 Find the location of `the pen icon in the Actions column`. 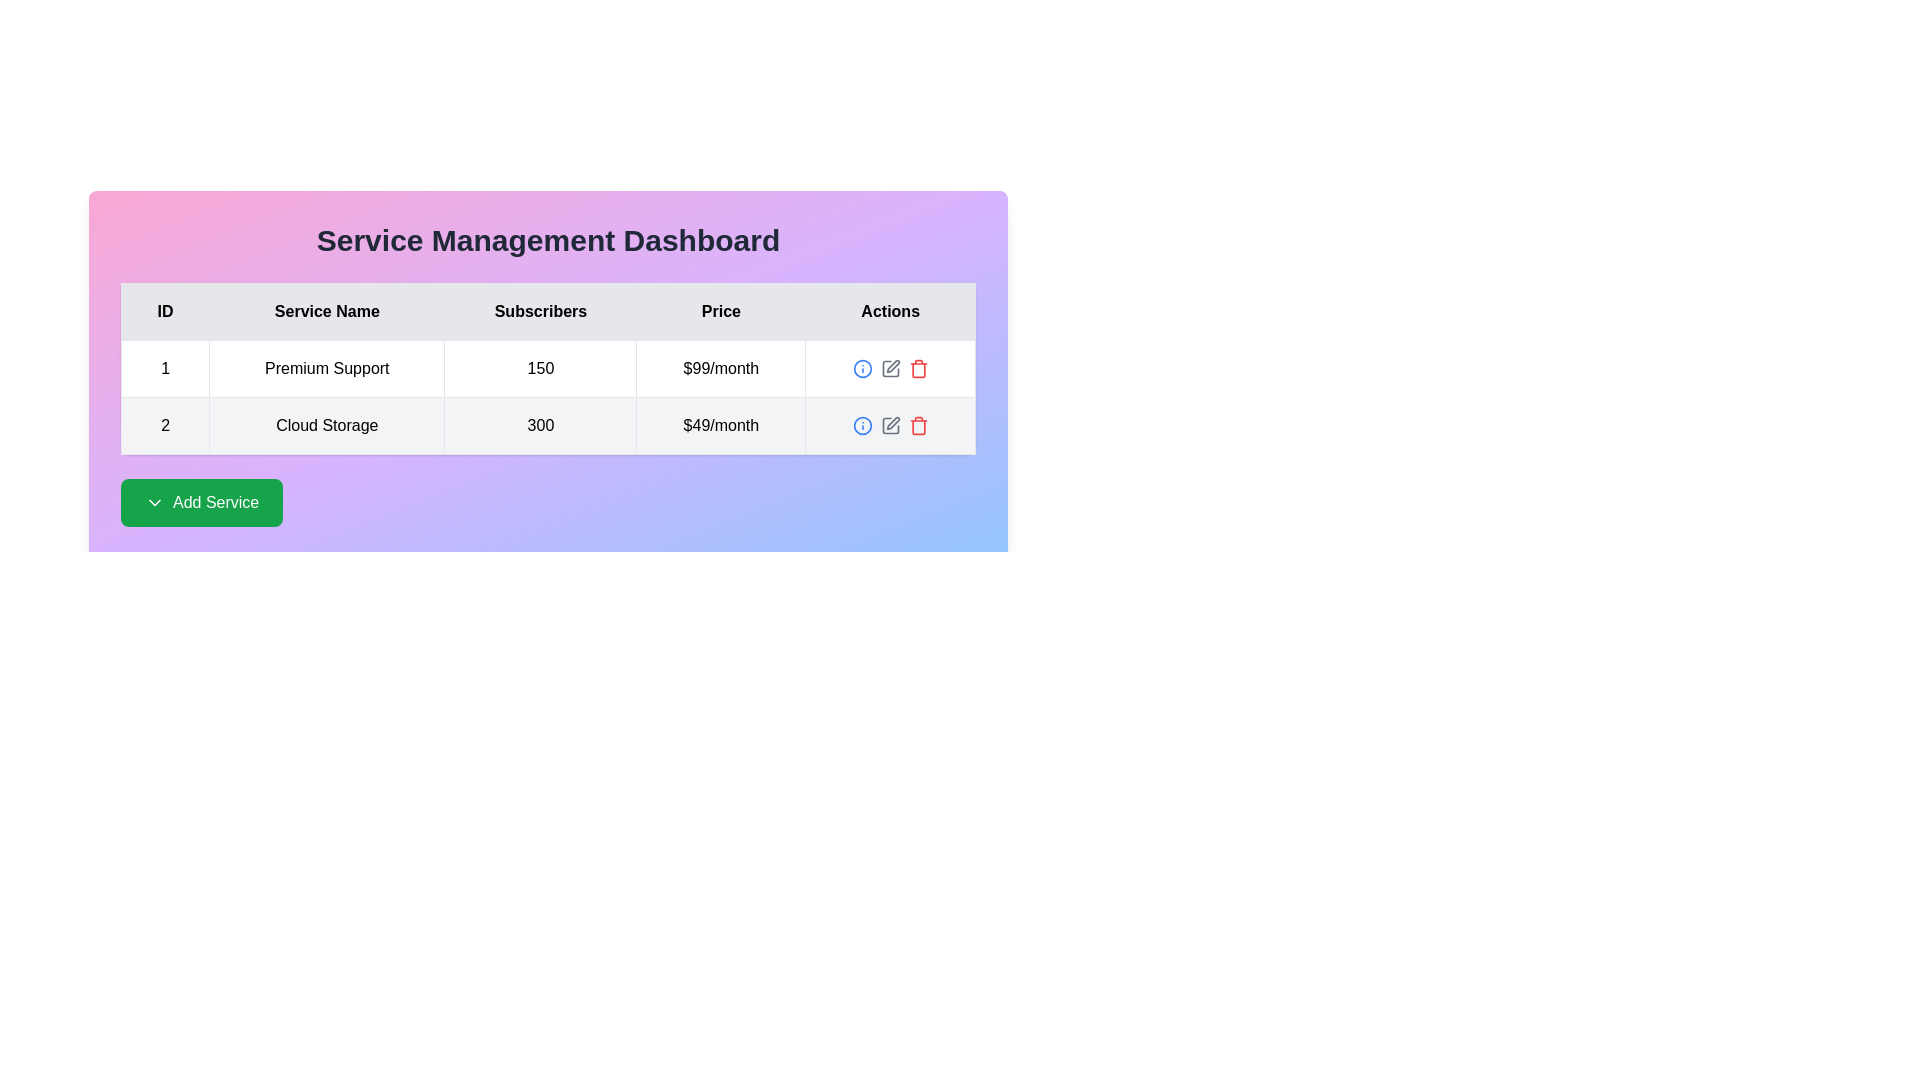

the pen icon in the Actions column is located at coordinates (892, 422).